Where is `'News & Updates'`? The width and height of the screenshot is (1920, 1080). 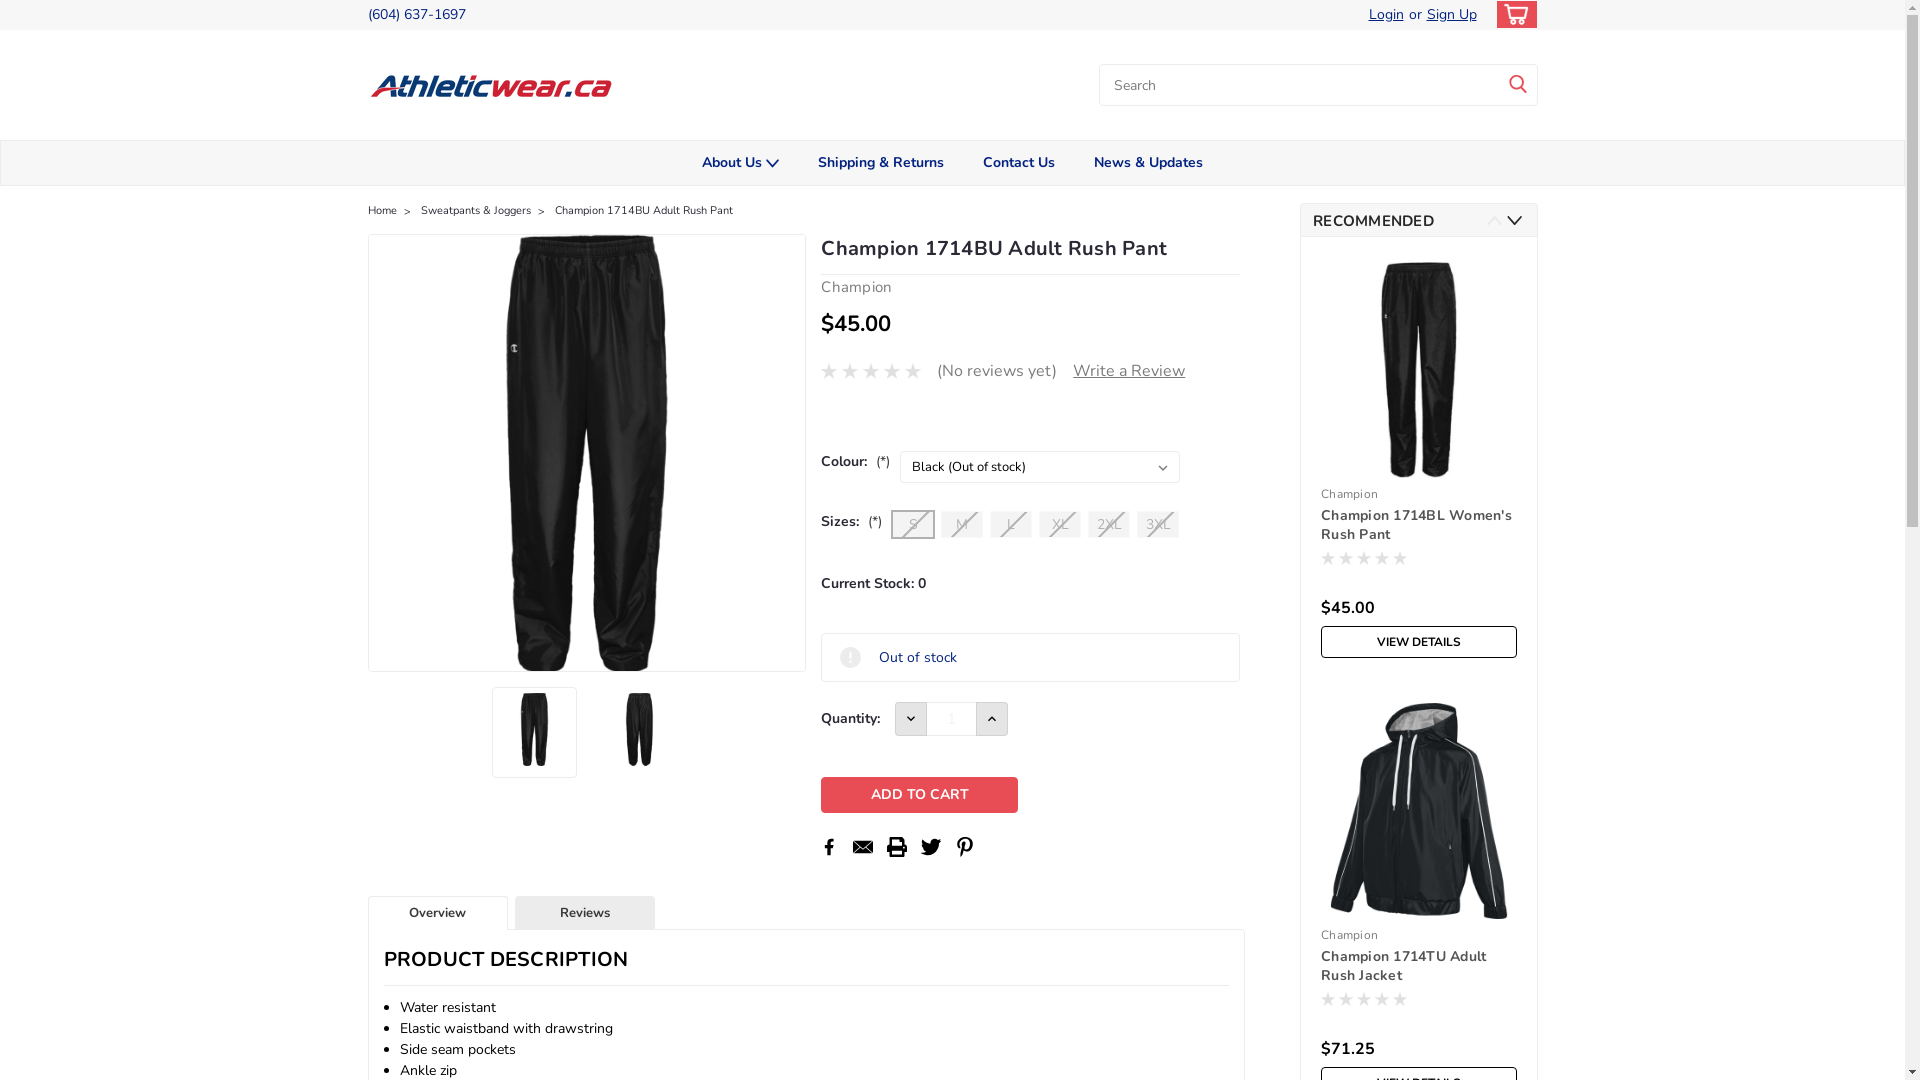 'News & Updates' is located at coordinates (1147, 161).